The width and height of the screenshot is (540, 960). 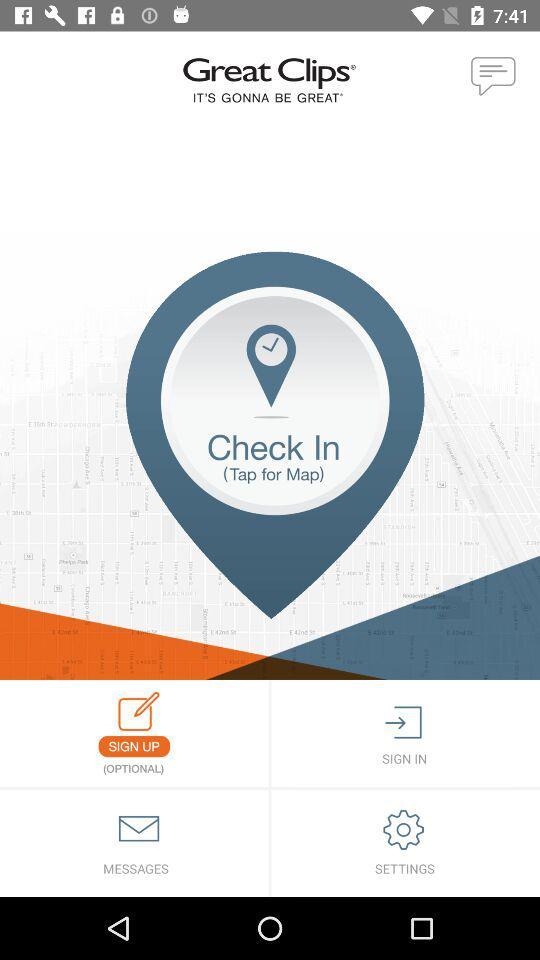 I want to click on opens map, so click(x=270, y=465).